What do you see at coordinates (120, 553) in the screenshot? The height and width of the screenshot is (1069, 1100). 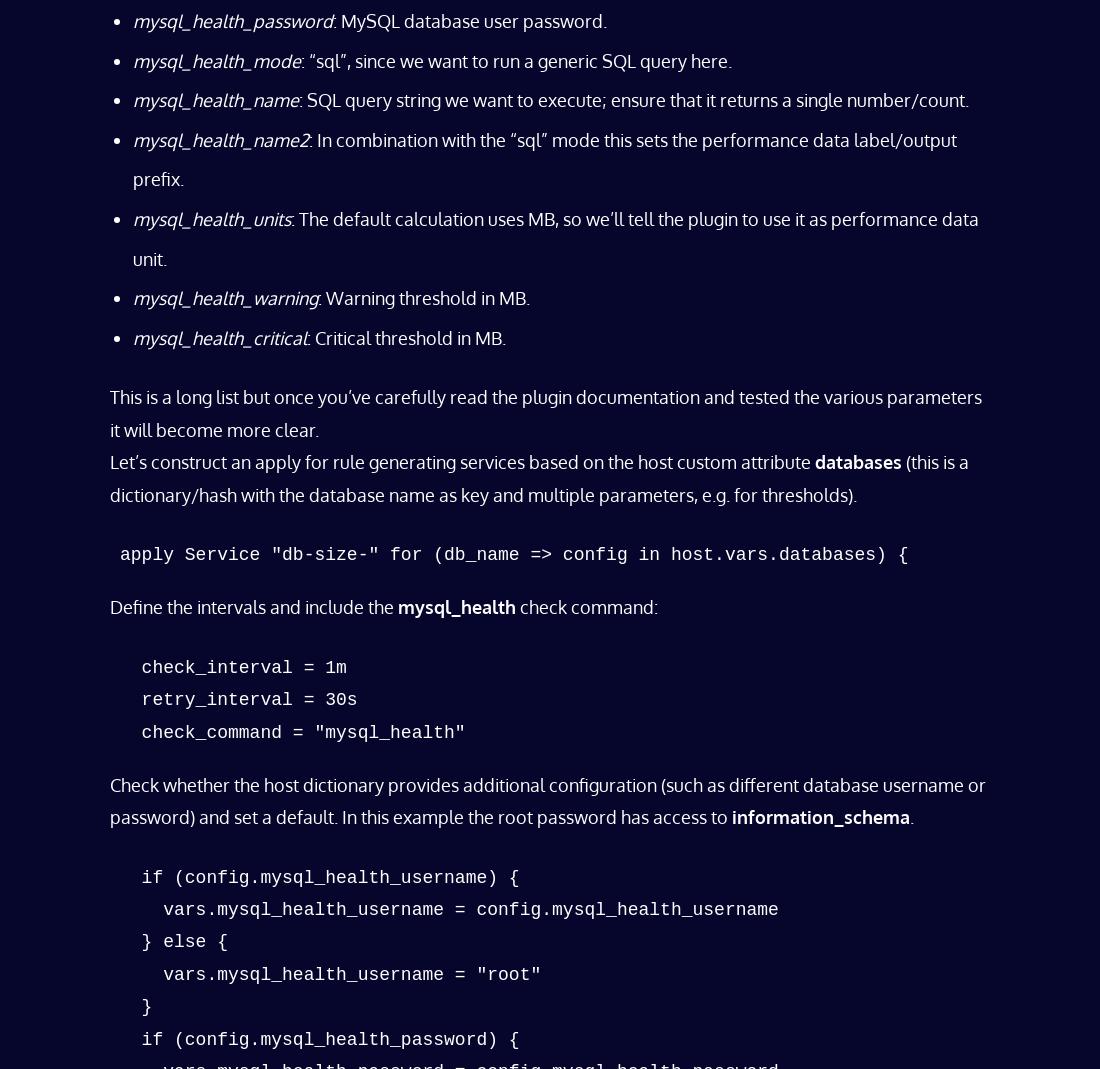 I see `'apply Service "db-size-" for (db_name => config in host.vars.databases) {'` at bounding box center [120, 553].